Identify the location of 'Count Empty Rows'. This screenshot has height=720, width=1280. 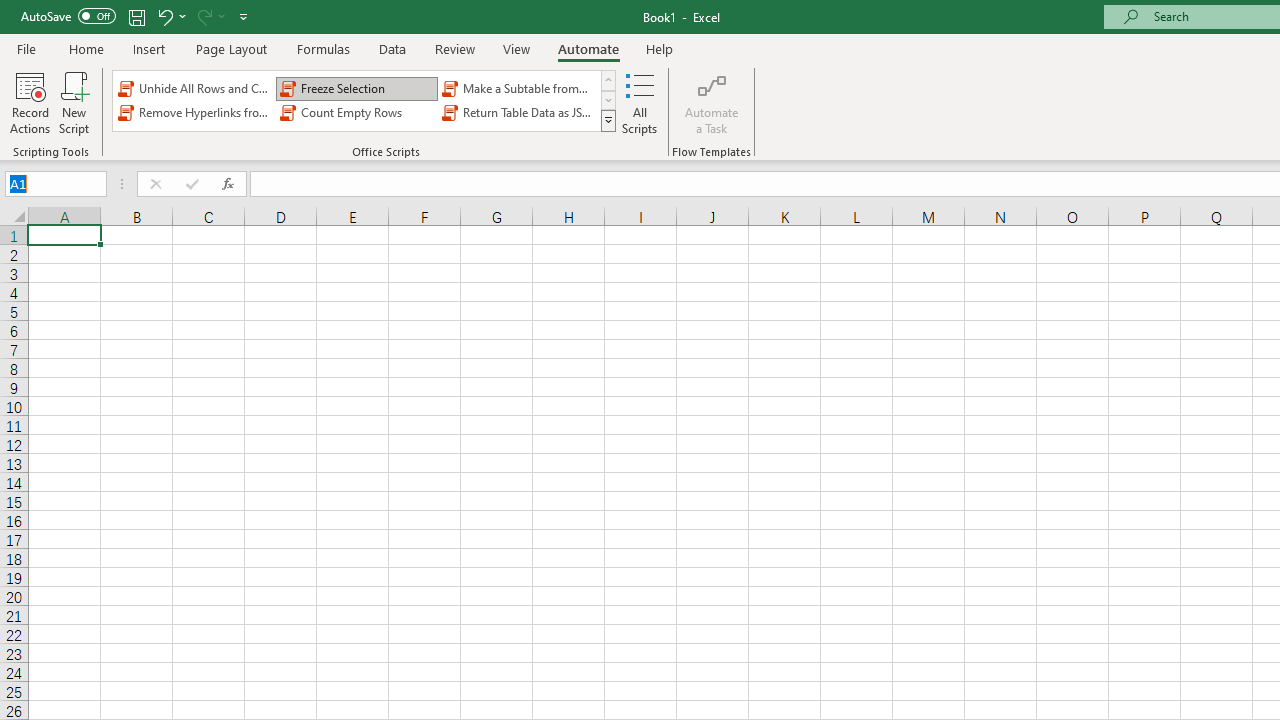
(357, 113).